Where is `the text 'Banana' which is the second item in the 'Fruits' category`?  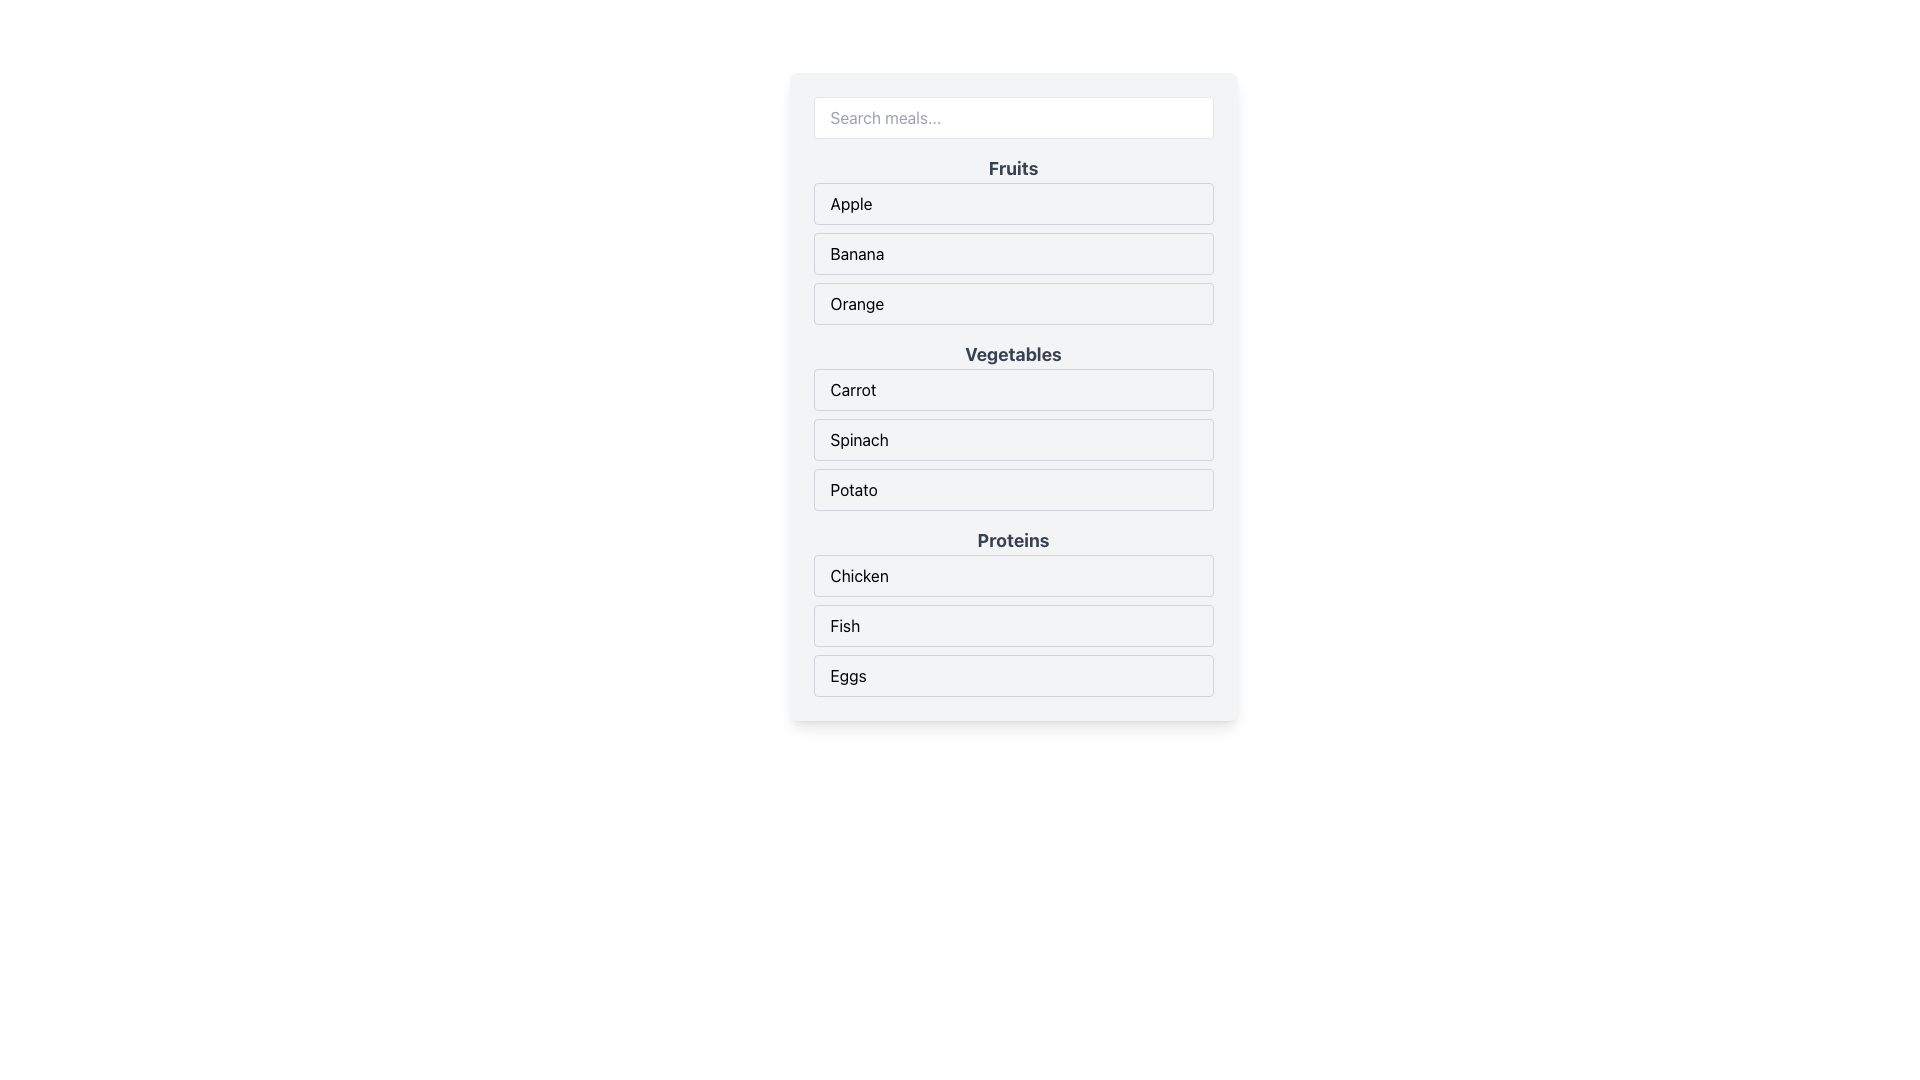
the text 'Banana' which is the second item in the 'Fruits' category is located at coordinates (857, 253).